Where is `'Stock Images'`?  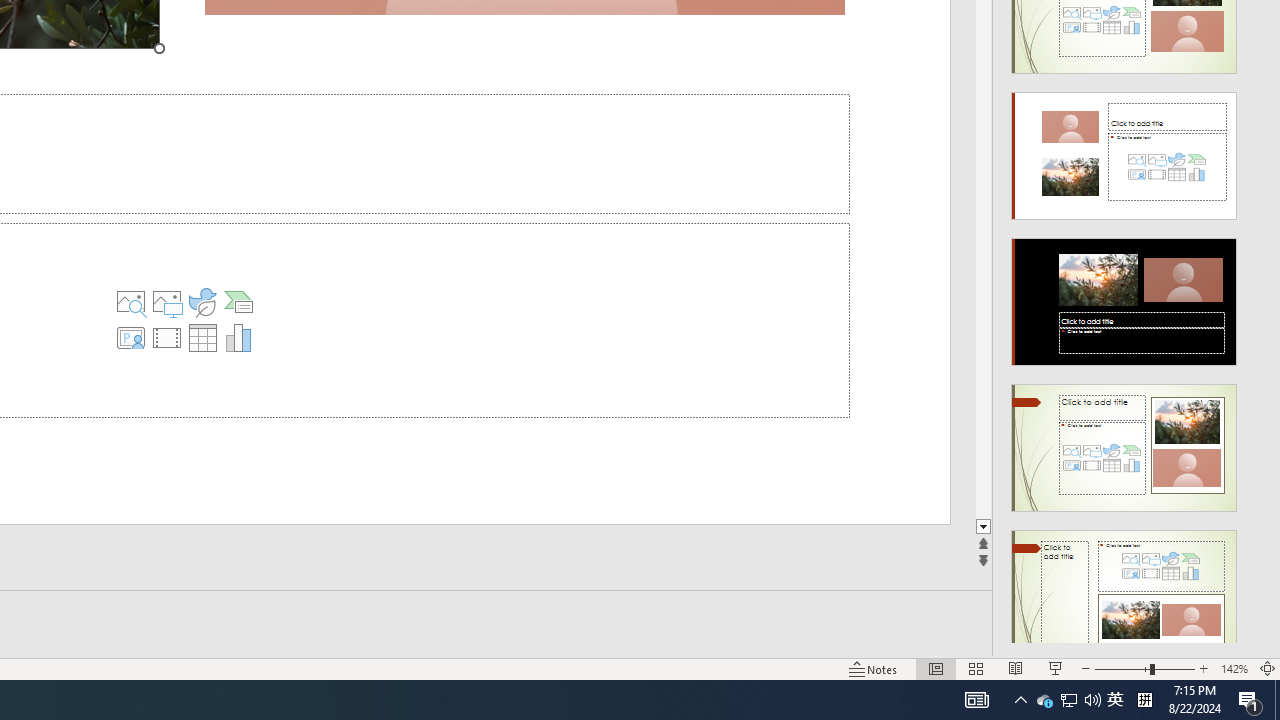
'Stock Images' is located at coordinates (130, 302).